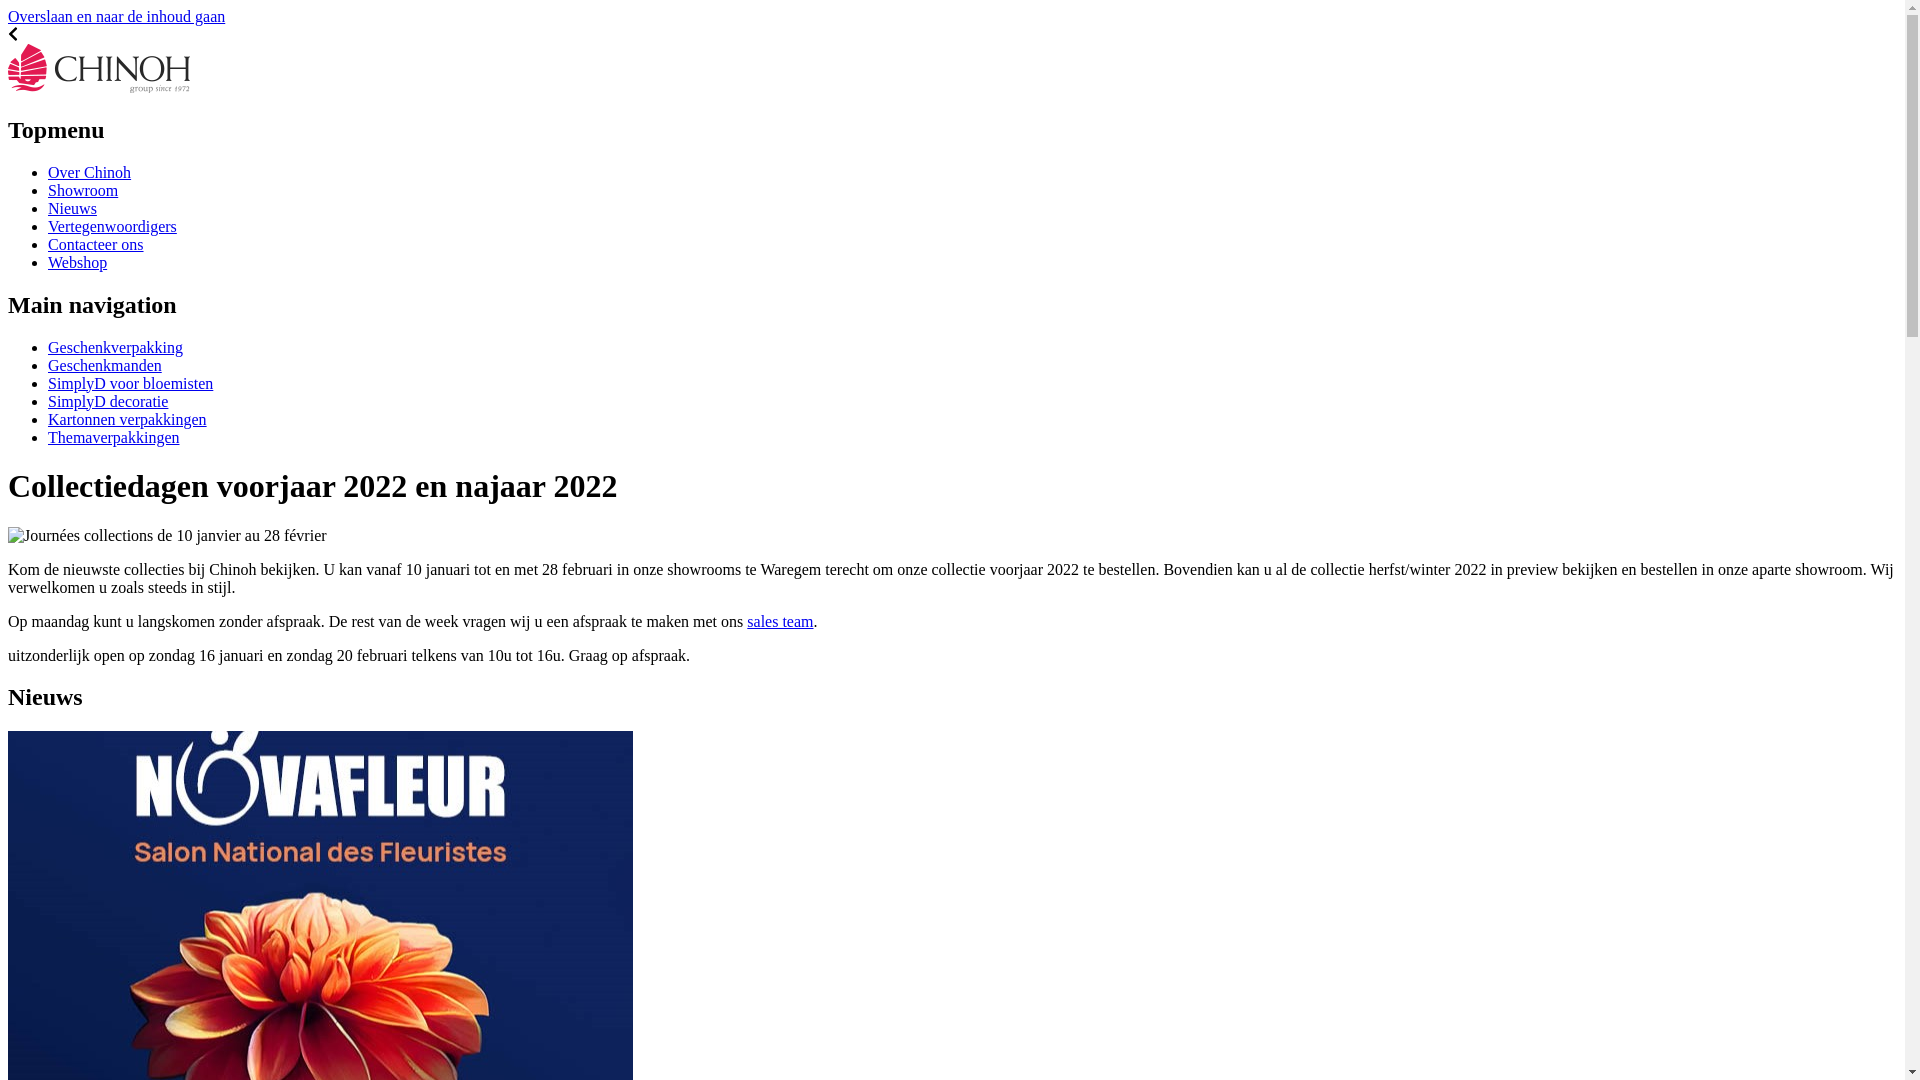  I want to click on 'Webshop', so click(77, 261).